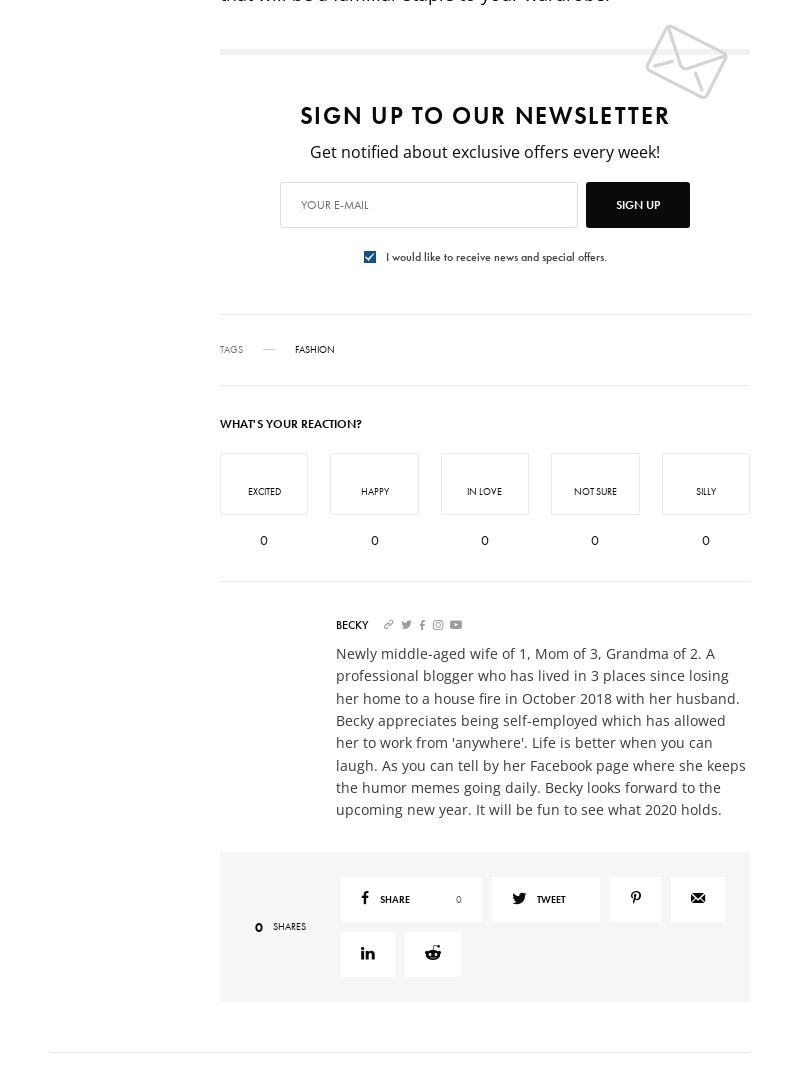 This screenshot has height=1069, width=800. I want to click on 'Newly middle-aged wife of 1, Mom of 3, Grandma of 2.  A professional blogger who has lived in 3 places since losing her home to a house fire in October 2018 with her husband.
  
Becky appreciates being self-employed which has allowed her to work from 'anywhere'.

Life is better when you can laugh. As you can tell by her Facebook page where she keeps the humor memes going daily.   

Becky looks forward to the upcoming new year. It will be fun to see what 2020 holds.', so click(336, 729).